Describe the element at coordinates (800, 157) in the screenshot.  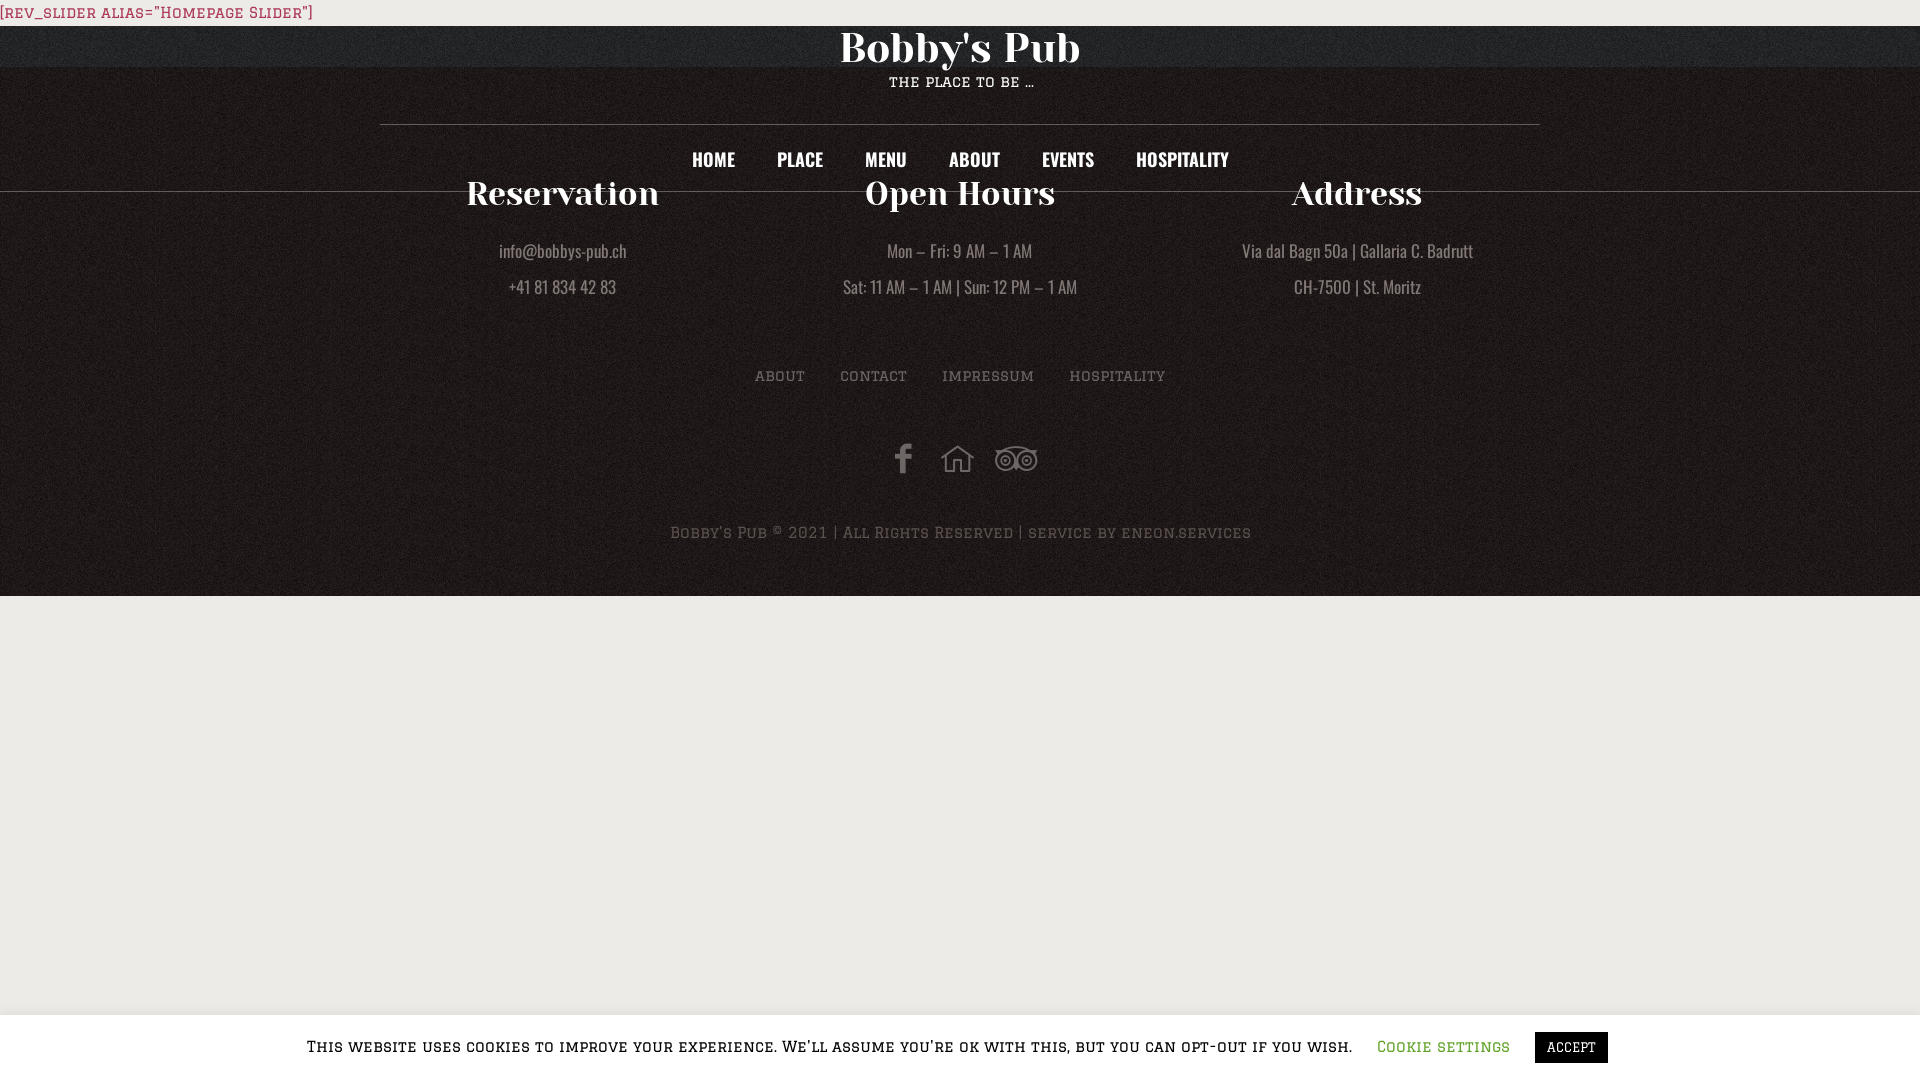
I see `'PLACE'` at that location.